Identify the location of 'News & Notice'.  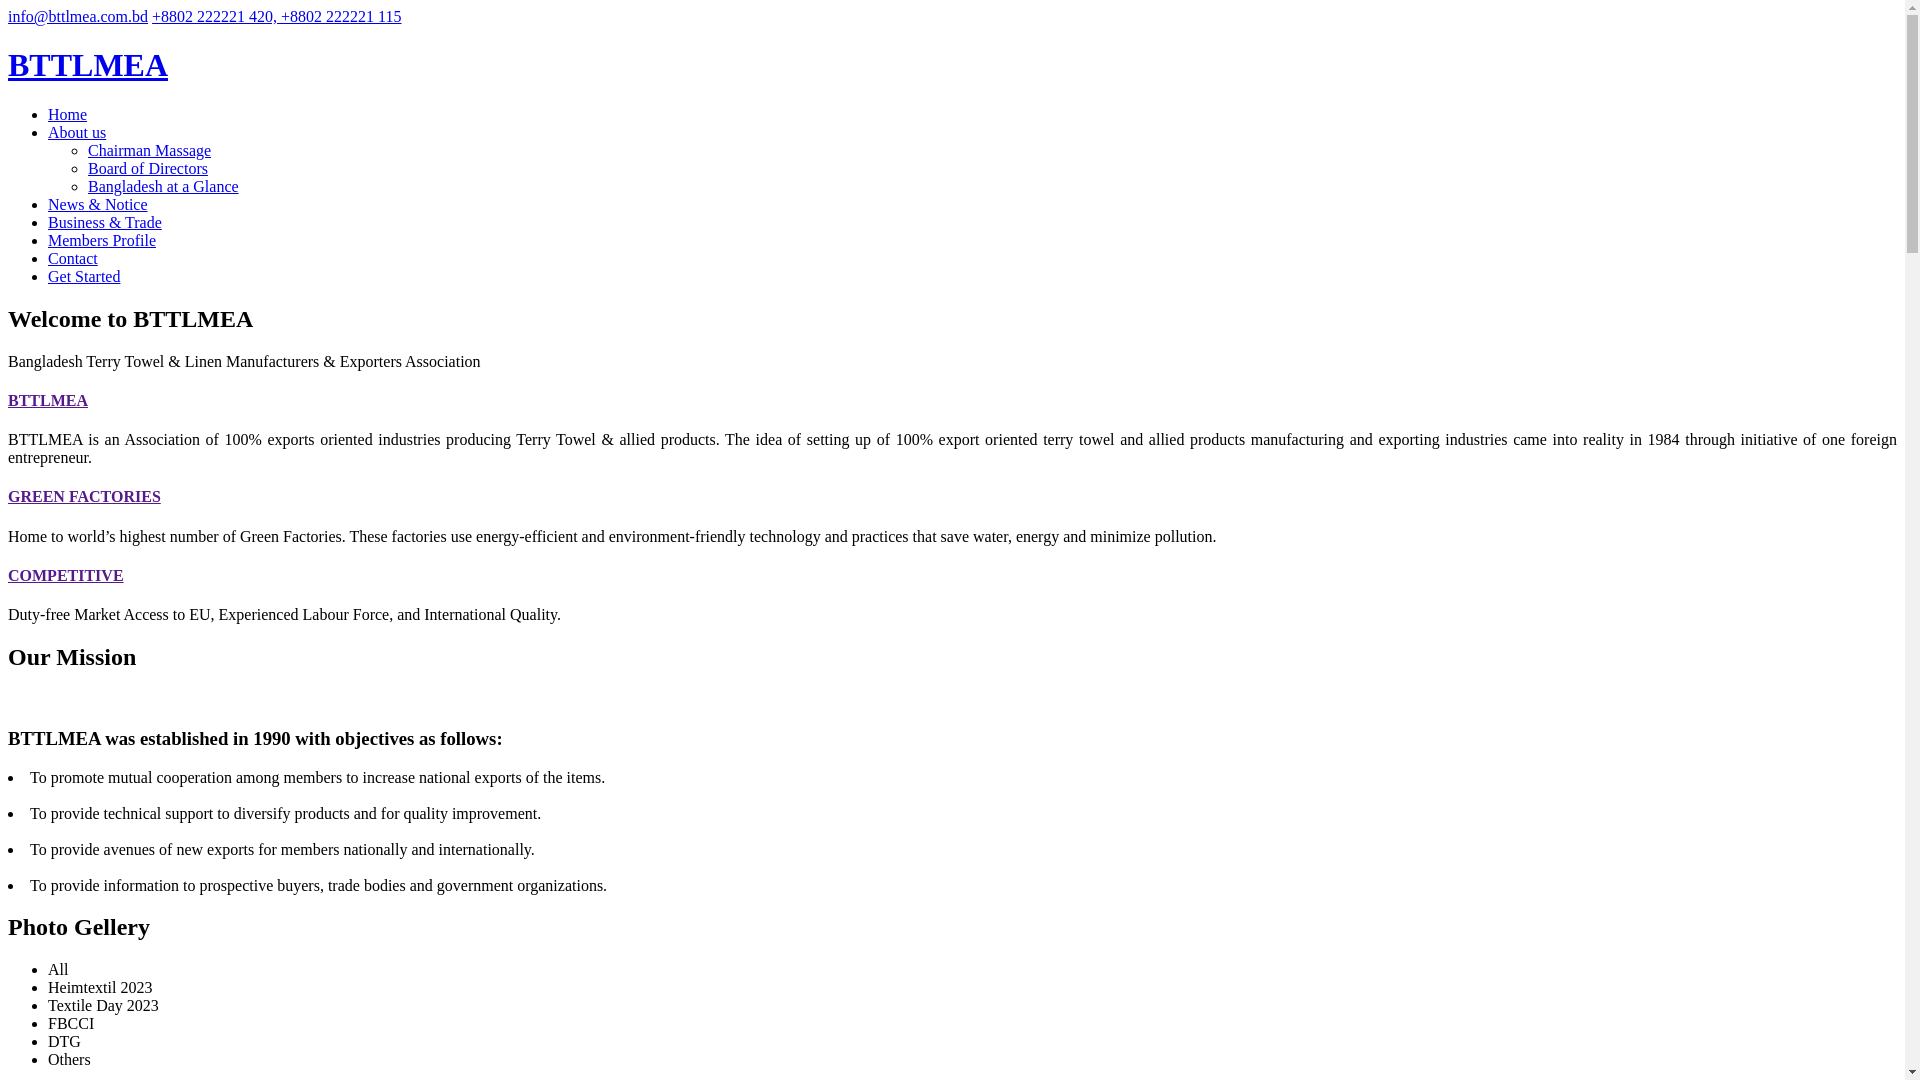
(96, 204).